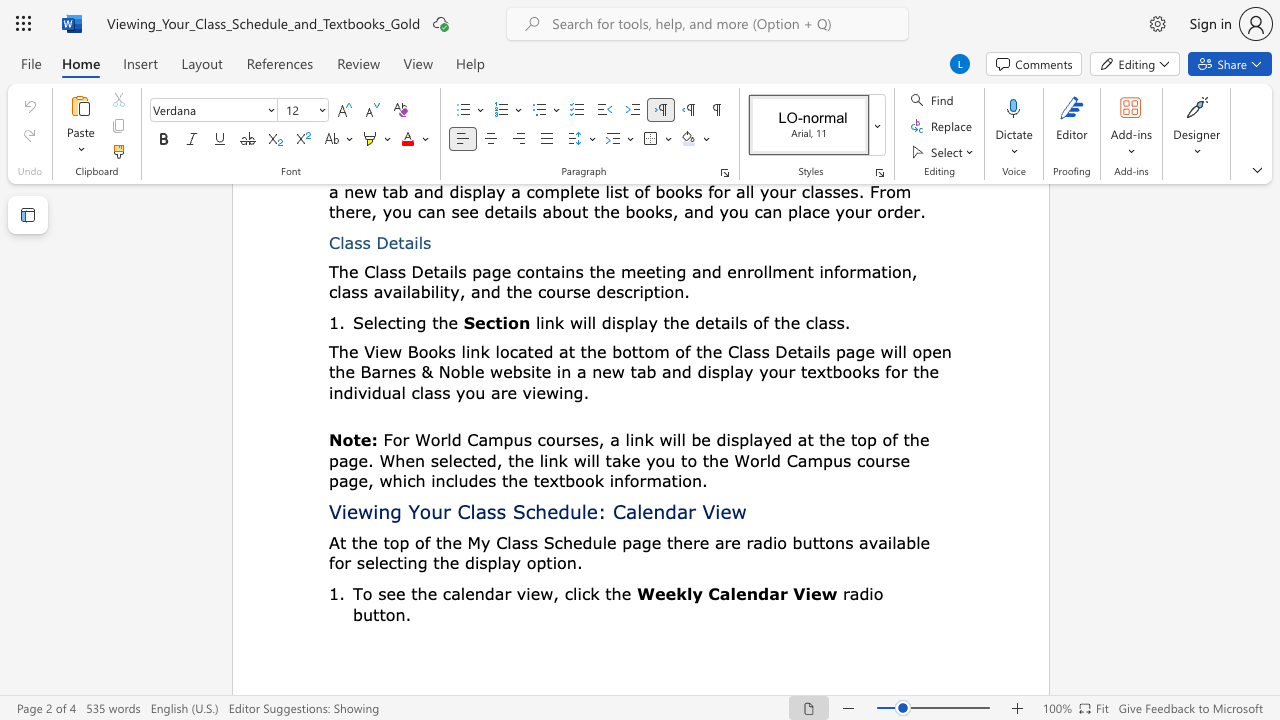 Image resolution: width=1280 pixels, height=720 pixels. Describe the element at coordinates (528, 592) in the screenshot. I see `the 1th character "i" in the text` at that location.